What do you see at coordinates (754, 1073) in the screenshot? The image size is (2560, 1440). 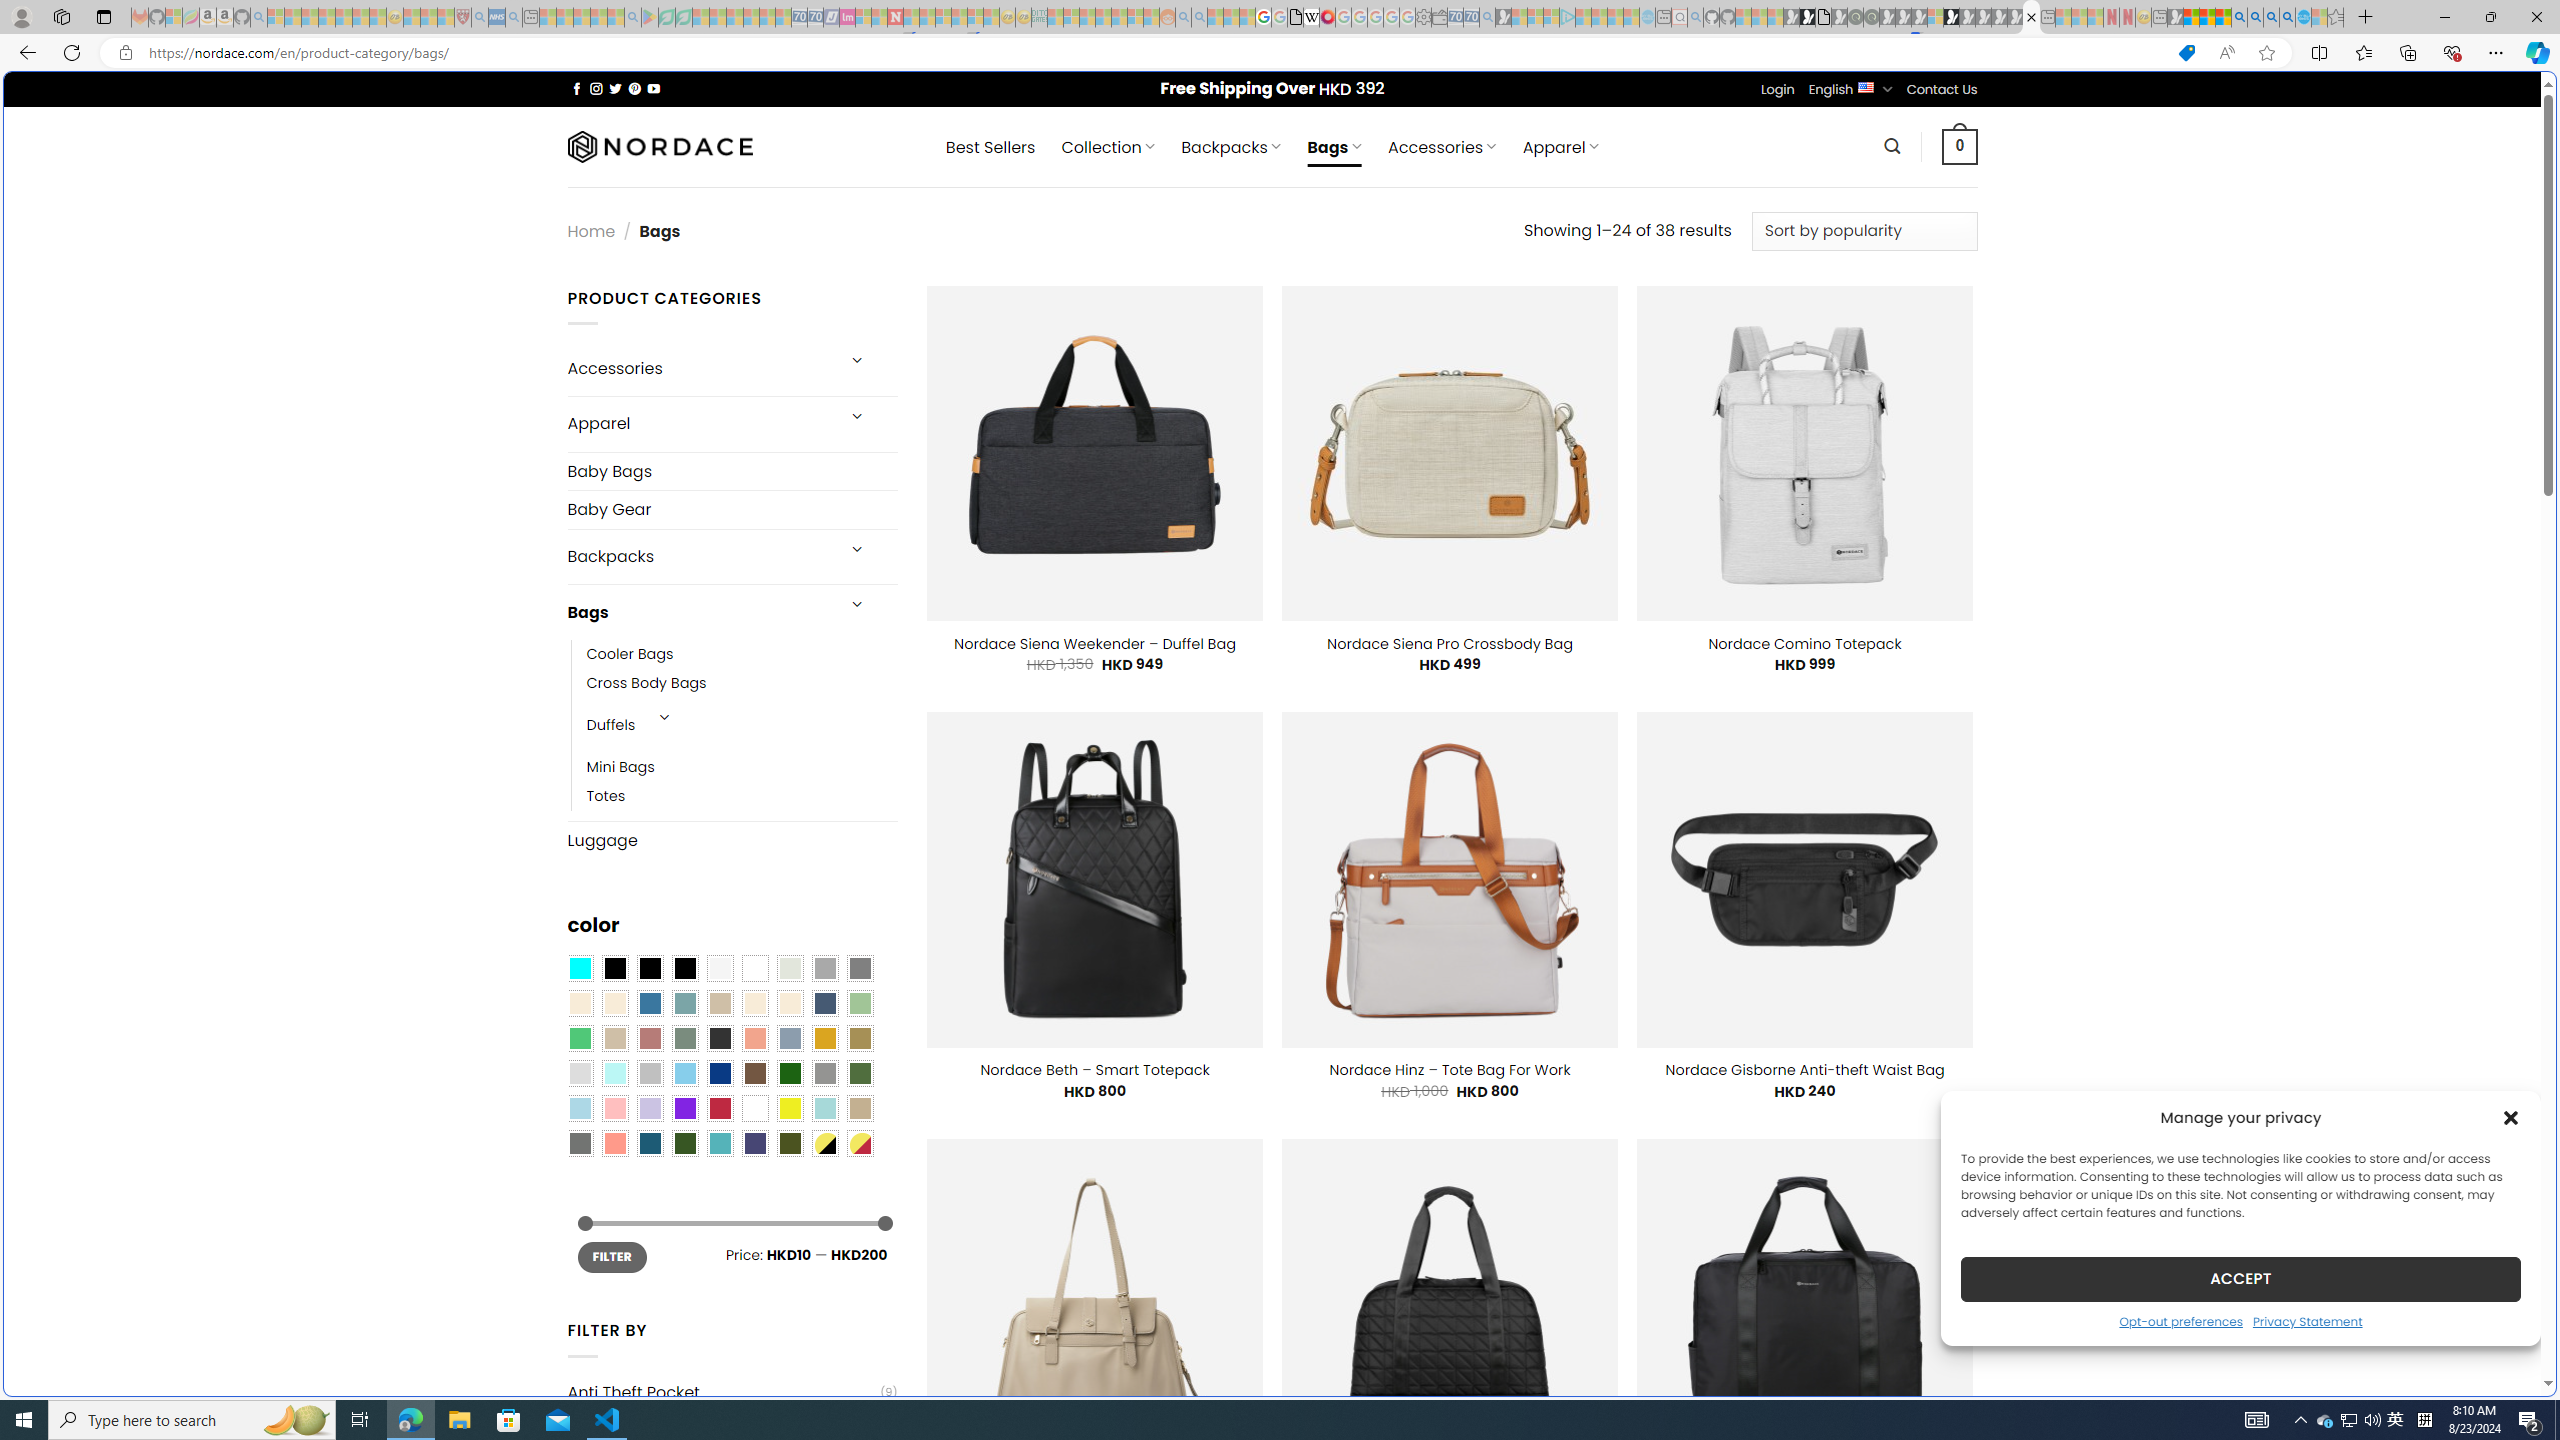 I see `'Brown'` at bounding box center [754, 1073].